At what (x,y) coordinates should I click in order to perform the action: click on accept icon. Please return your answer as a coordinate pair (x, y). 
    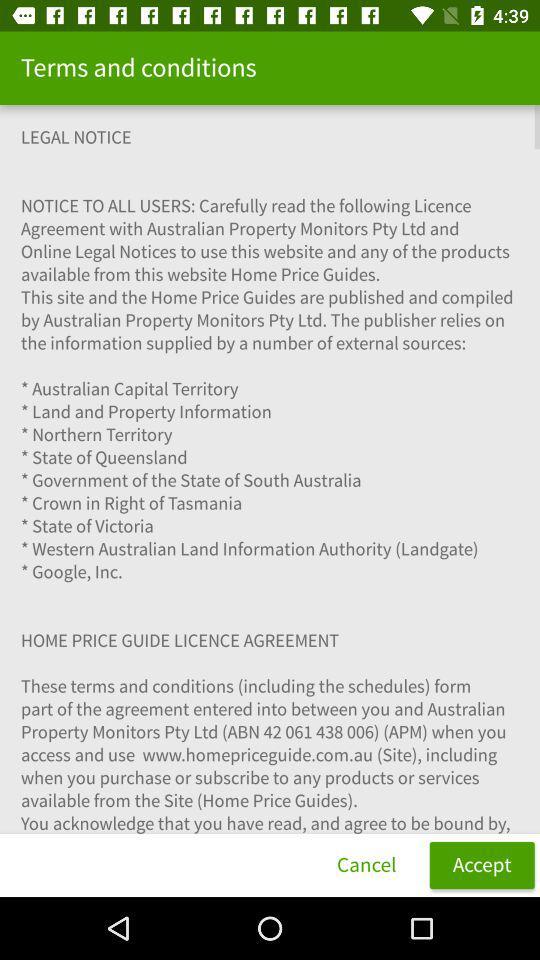
    Looking at the image, I should click on (481, 864).